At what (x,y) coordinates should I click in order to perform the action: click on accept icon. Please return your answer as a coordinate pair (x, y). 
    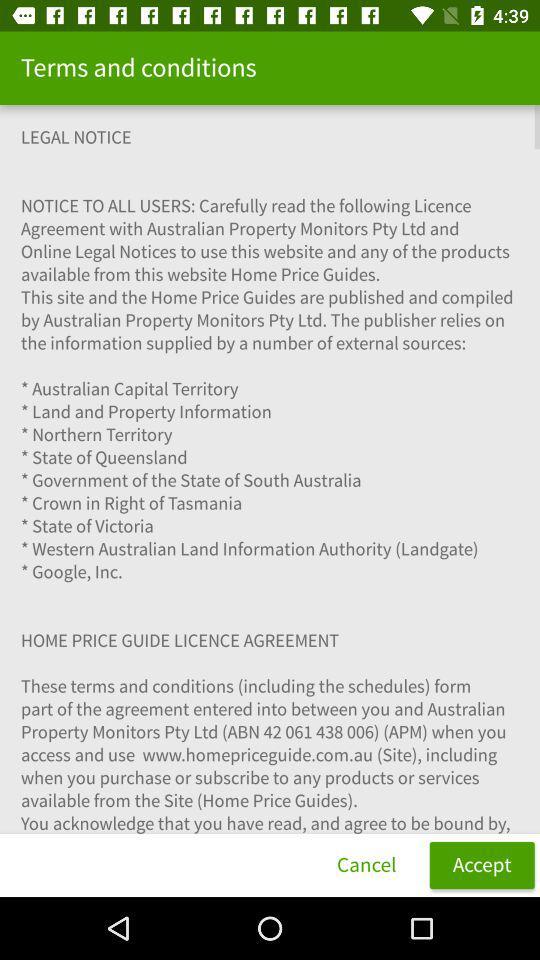
    Looking at the image, I should click on (481, 864).